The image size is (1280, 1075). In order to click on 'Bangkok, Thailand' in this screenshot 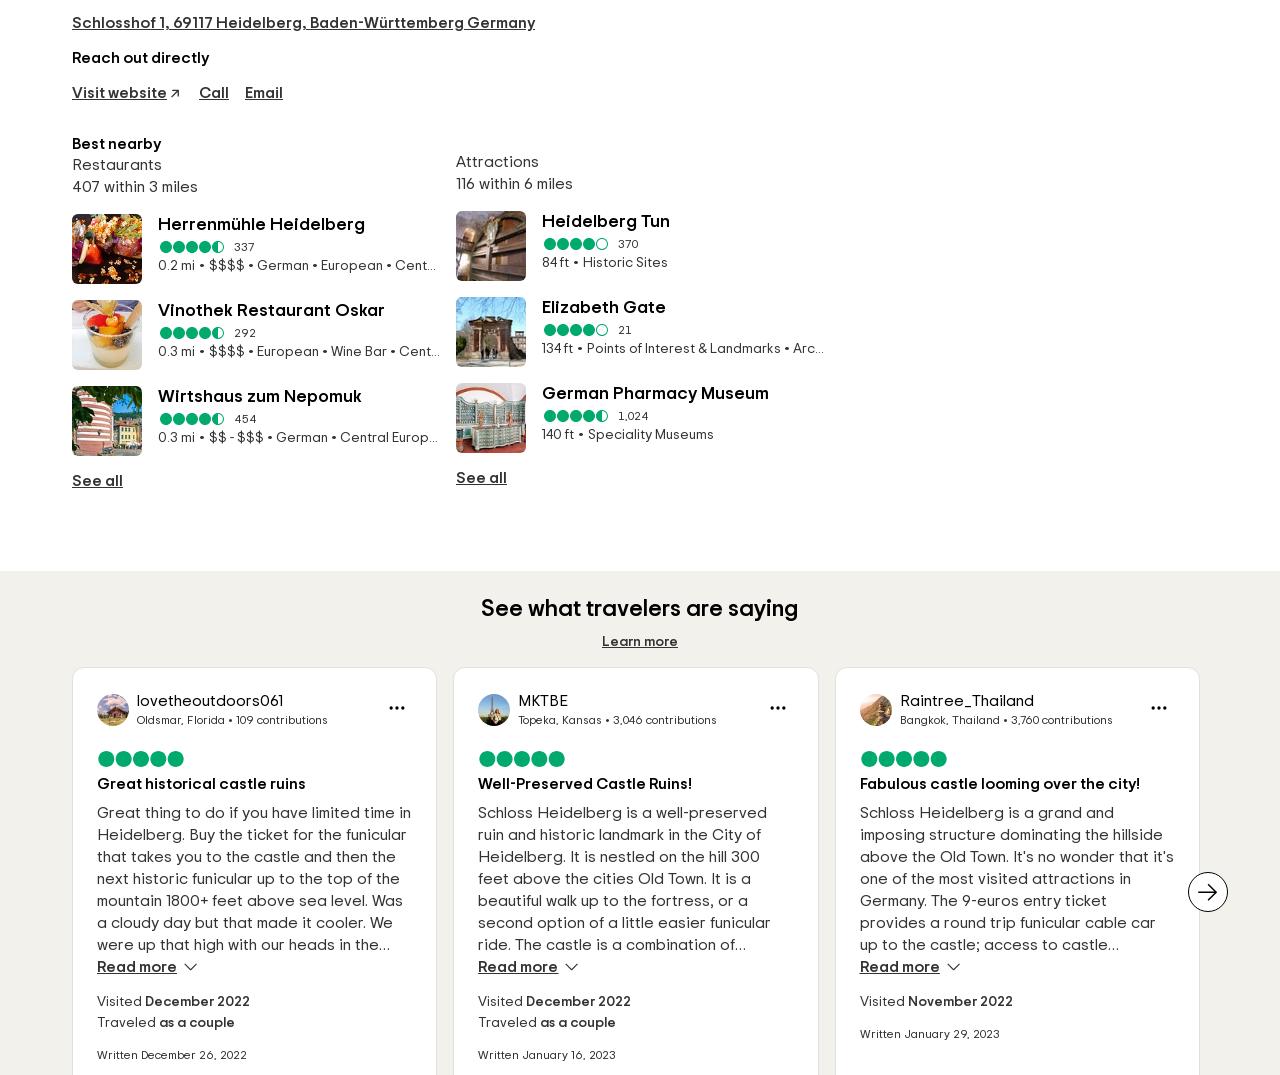, I will do `click(947, 719)`.